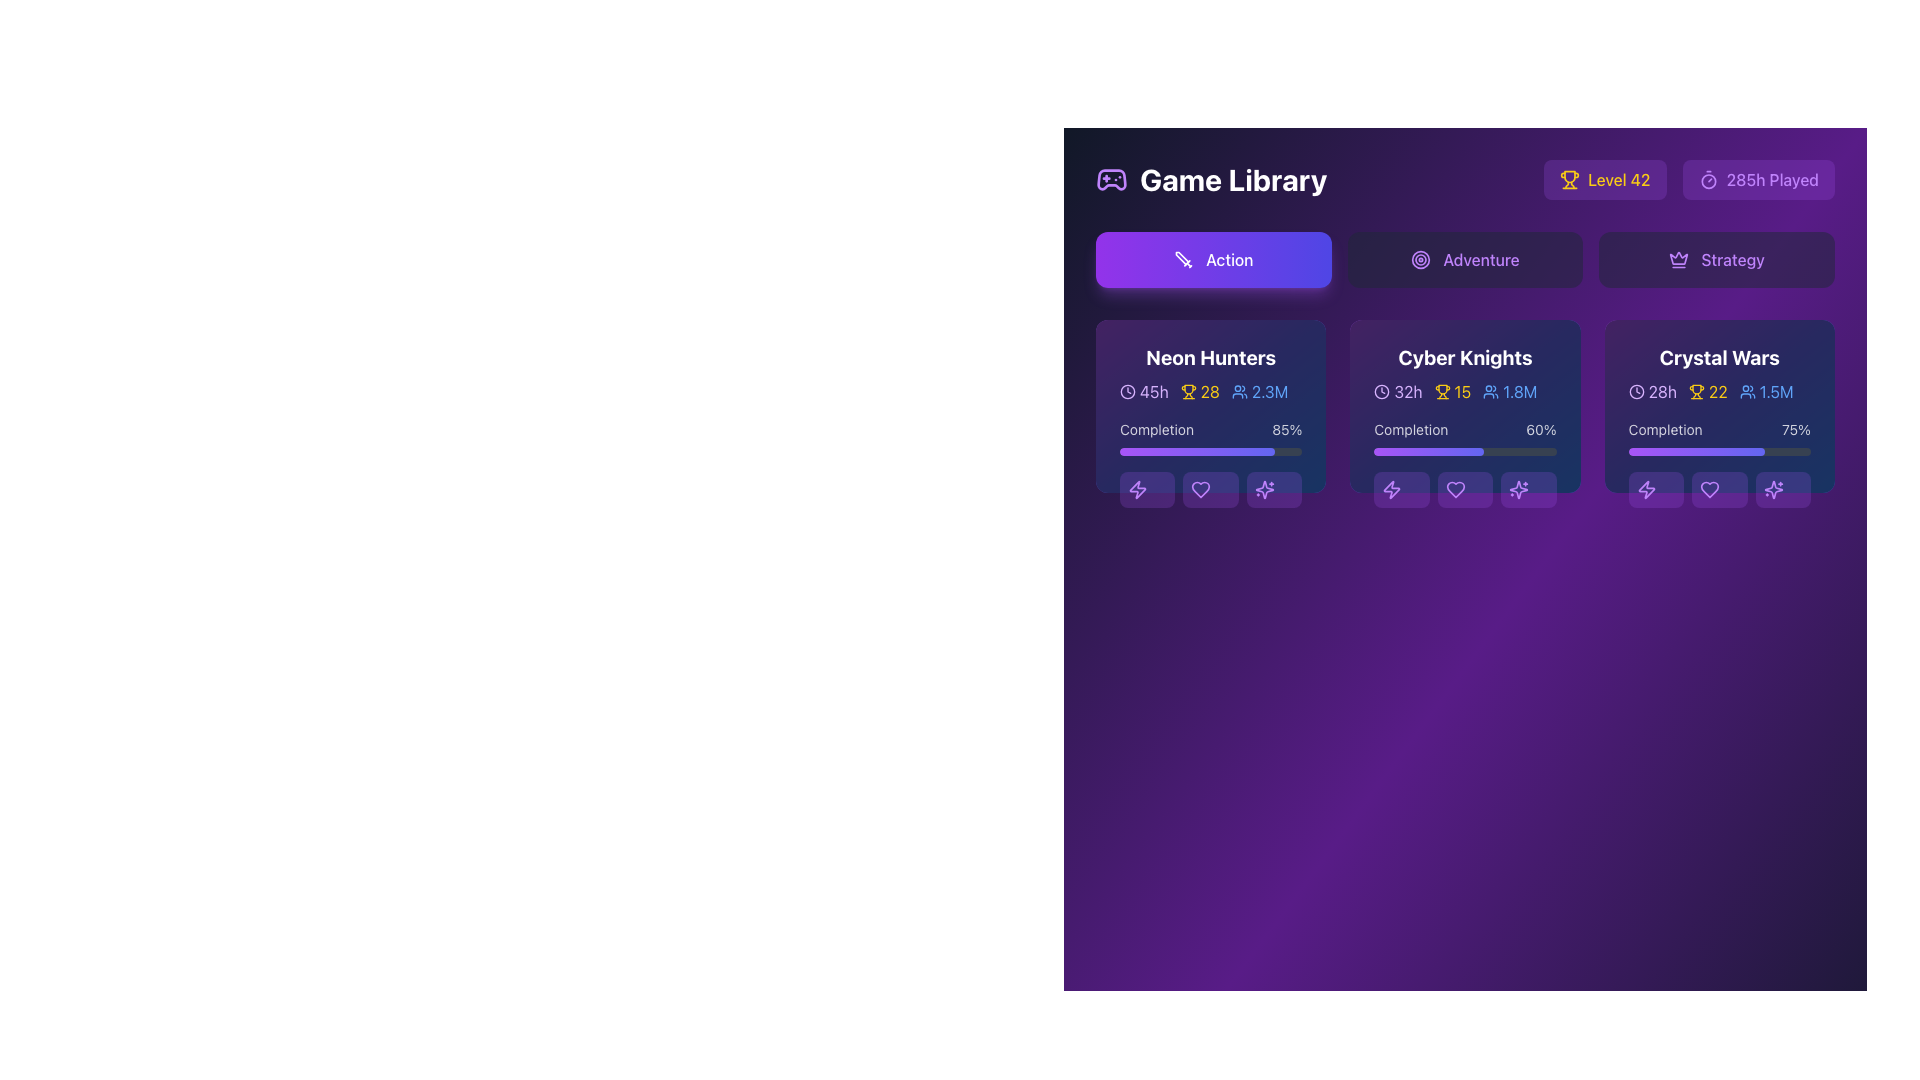 The height and width of the screenshot is (1080, 1920). Describe the element at coordinates (1200, 392) in the screenshot. I see `the trophy icon with adjacent text indicating the number of achievements for the game 'Neon Hunters', which is centrally positioned in the information row of the game card` at that location.